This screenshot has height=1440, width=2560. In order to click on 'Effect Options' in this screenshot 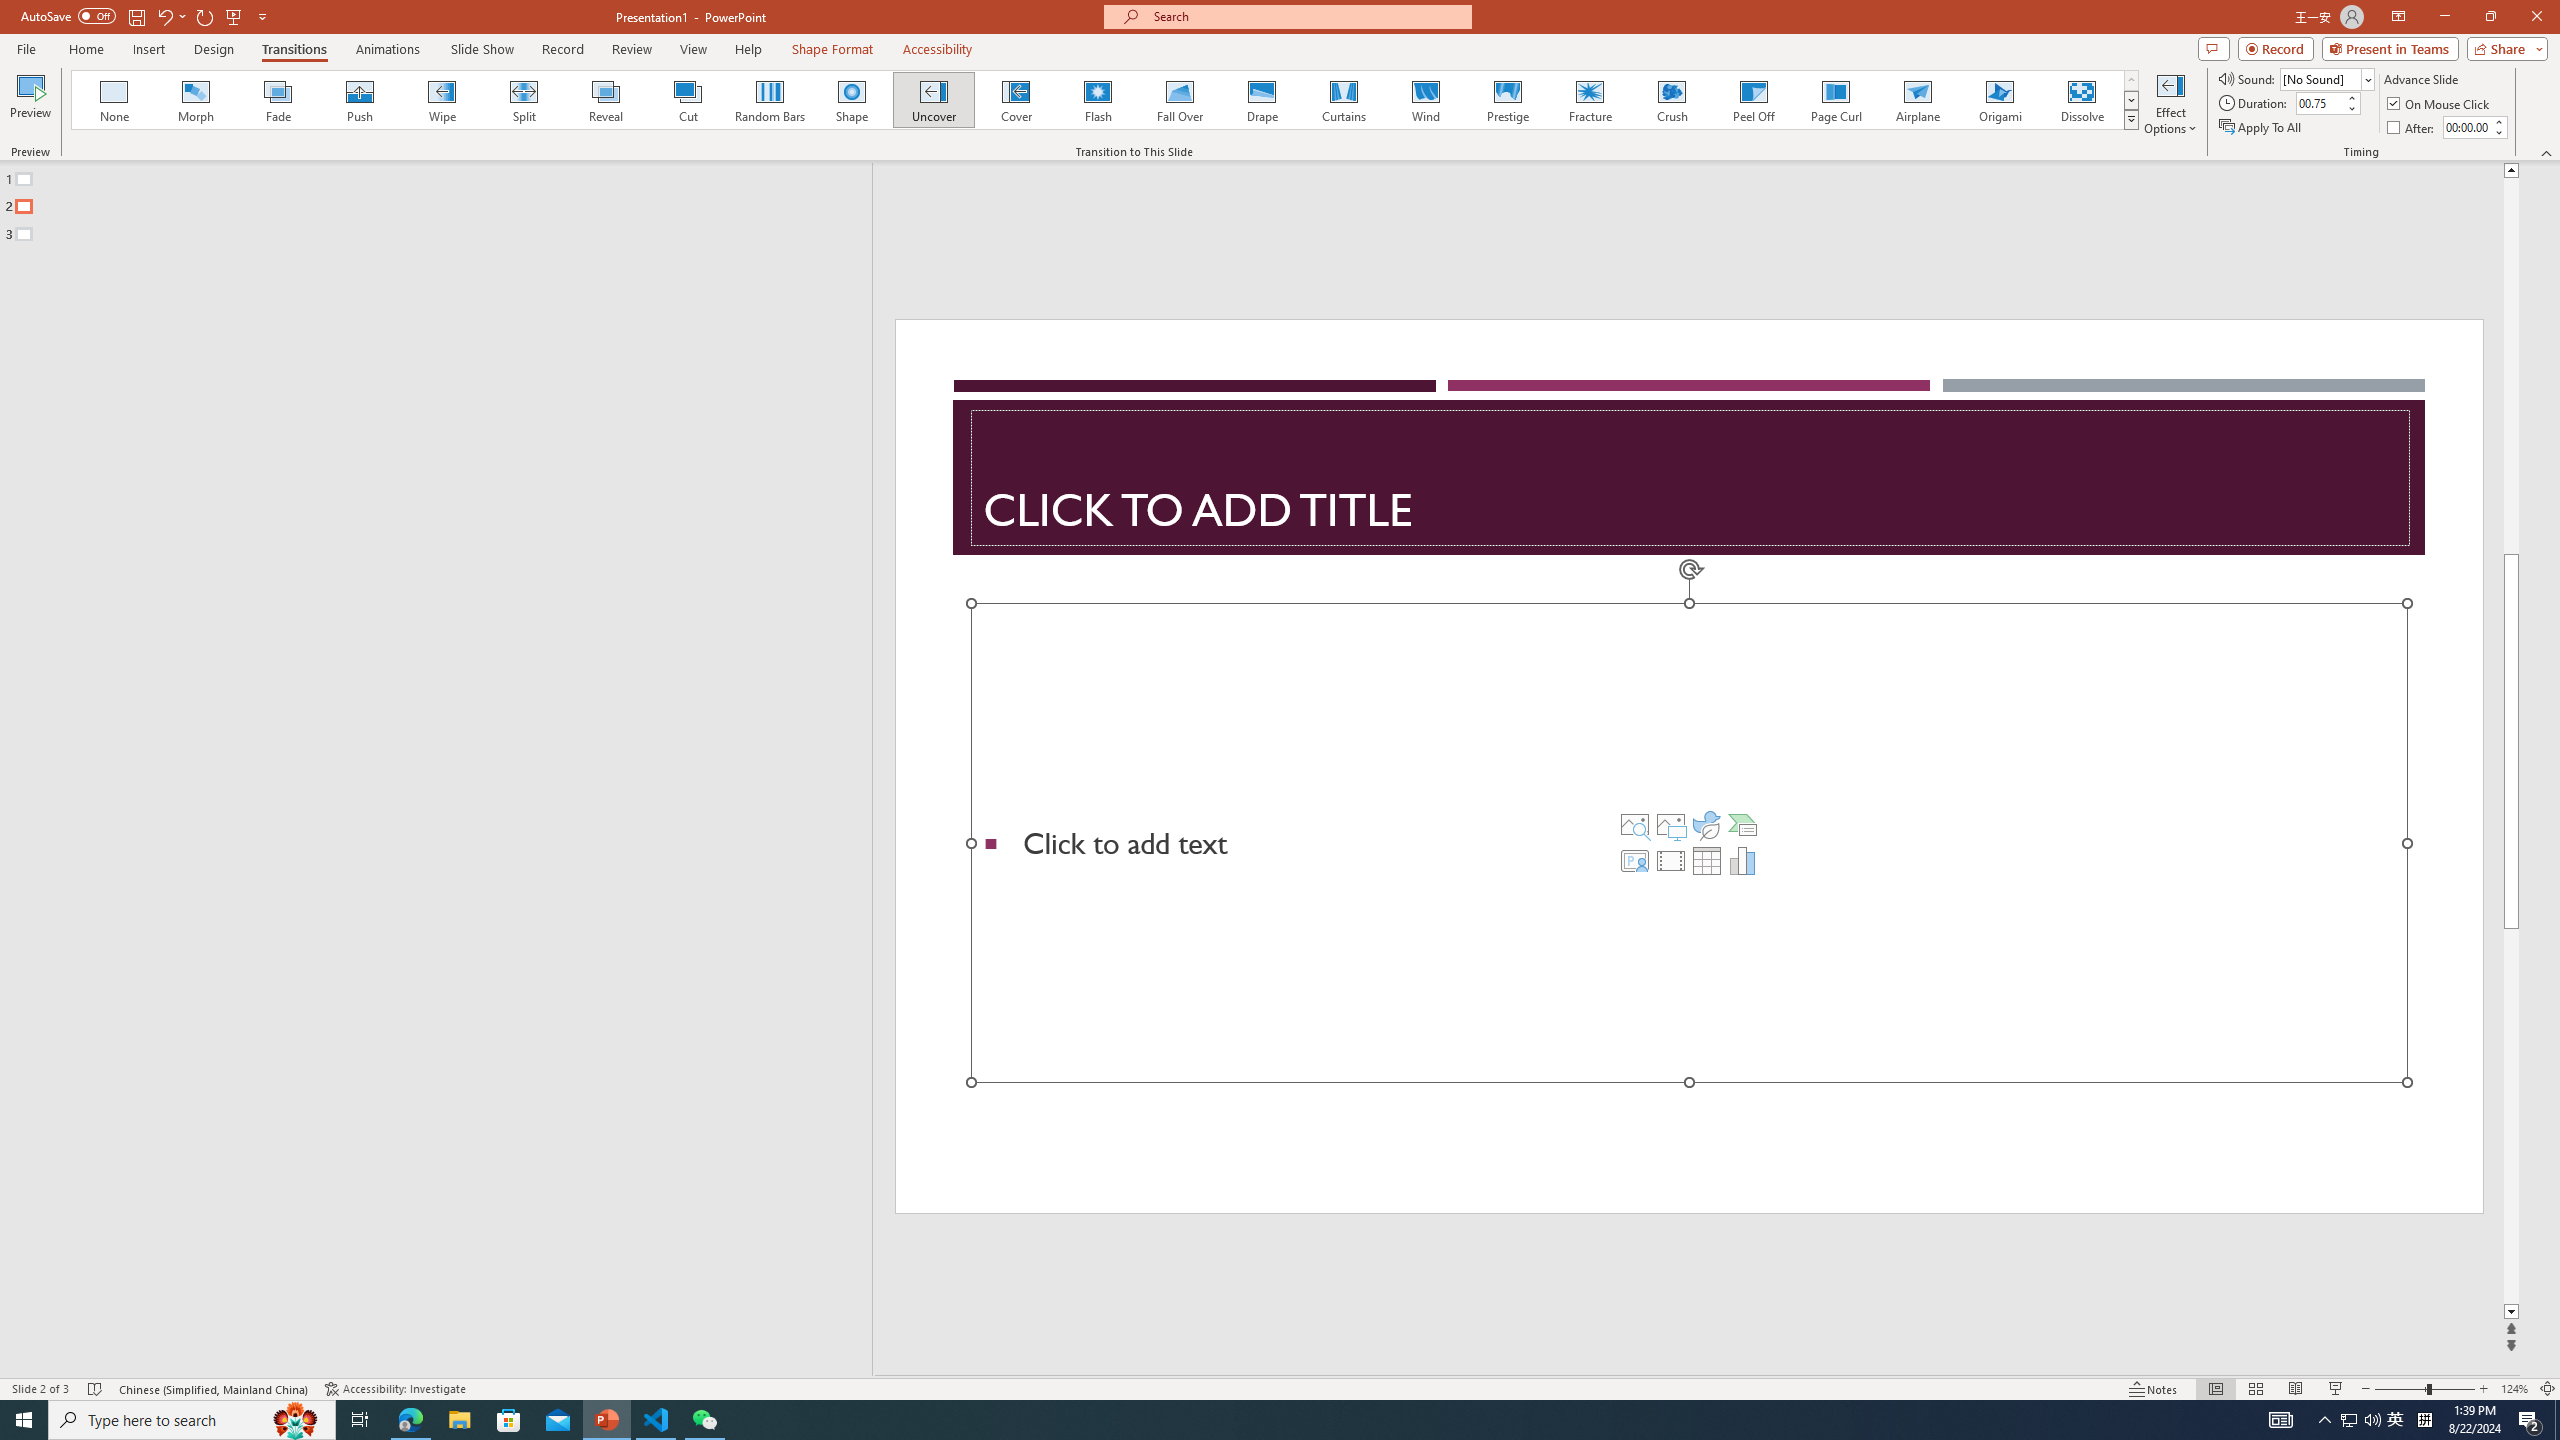, I will do `click(2169, 103)`.